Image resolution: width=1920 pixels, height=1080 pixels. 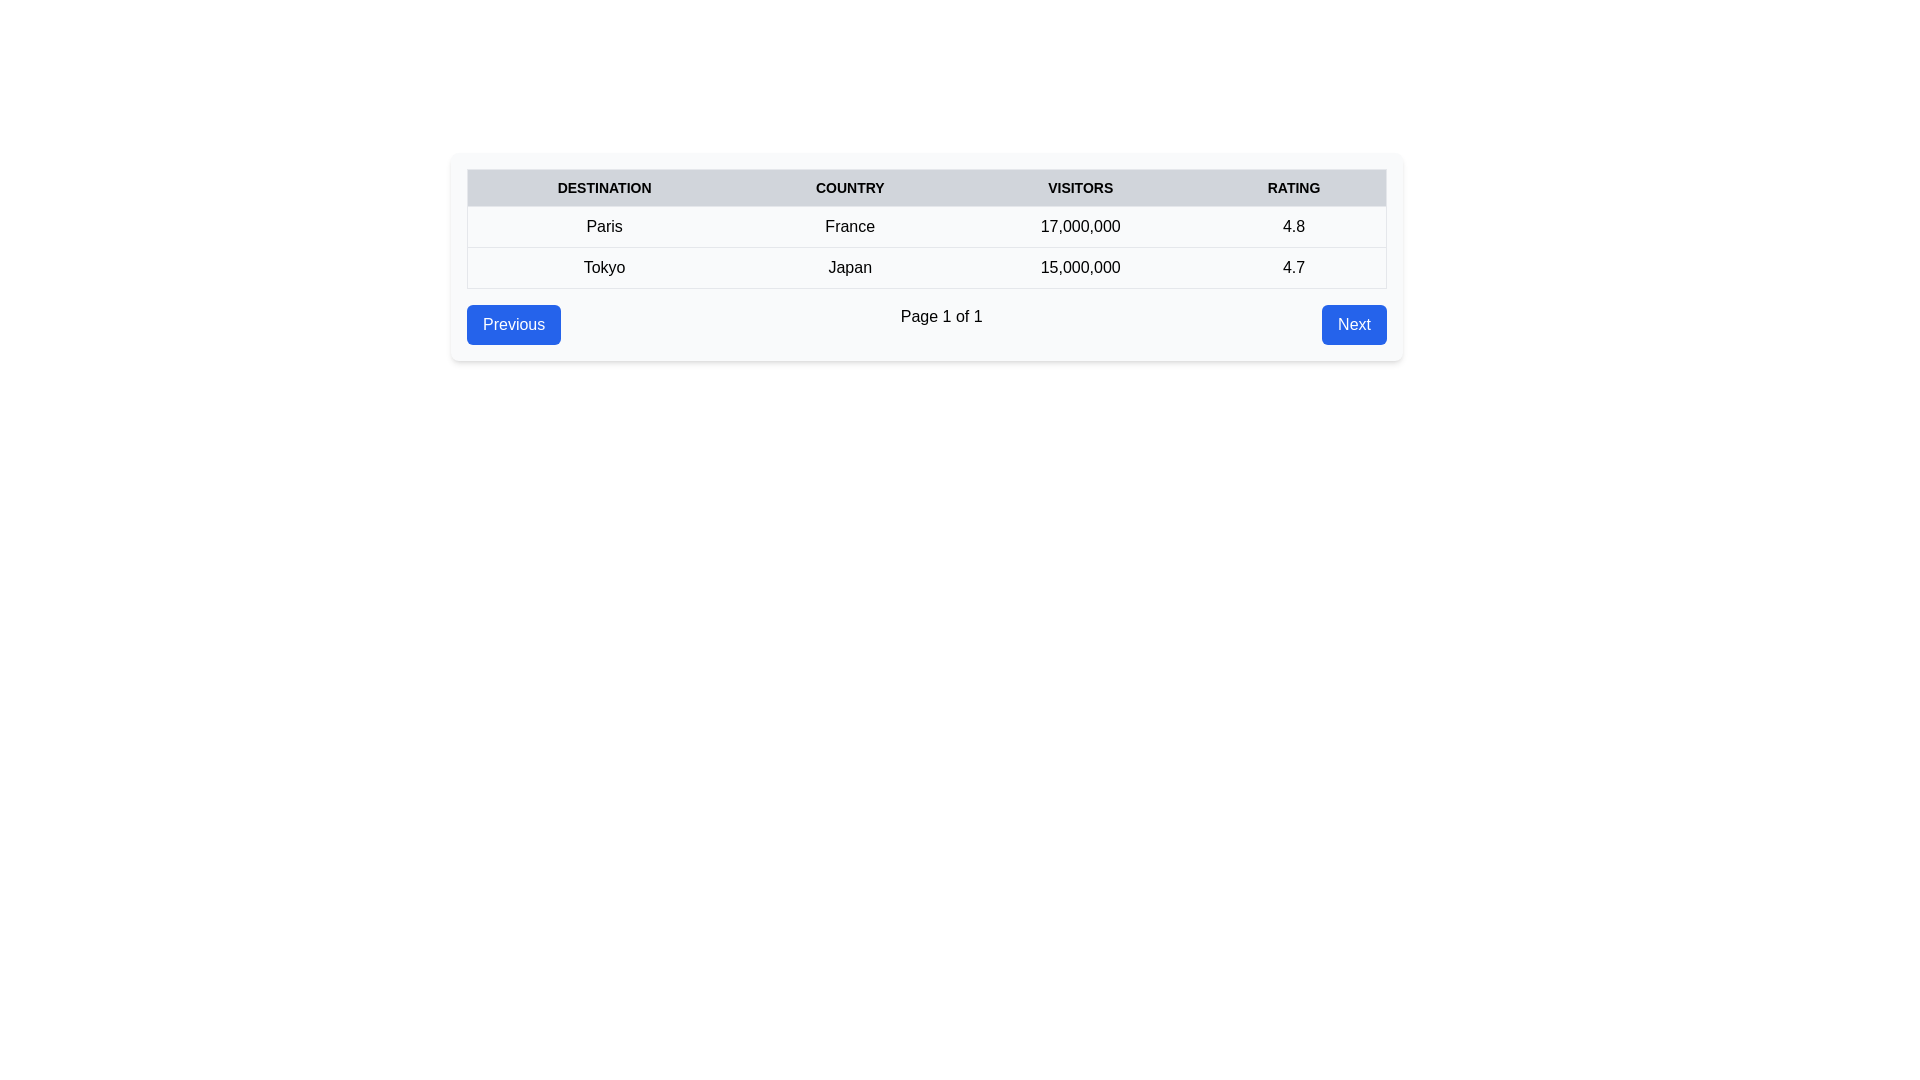 I want to click on 'Page 1 of 1' text label located in the center of the Pagination control at the bottom of the content panel, so click(x=925, y=323).